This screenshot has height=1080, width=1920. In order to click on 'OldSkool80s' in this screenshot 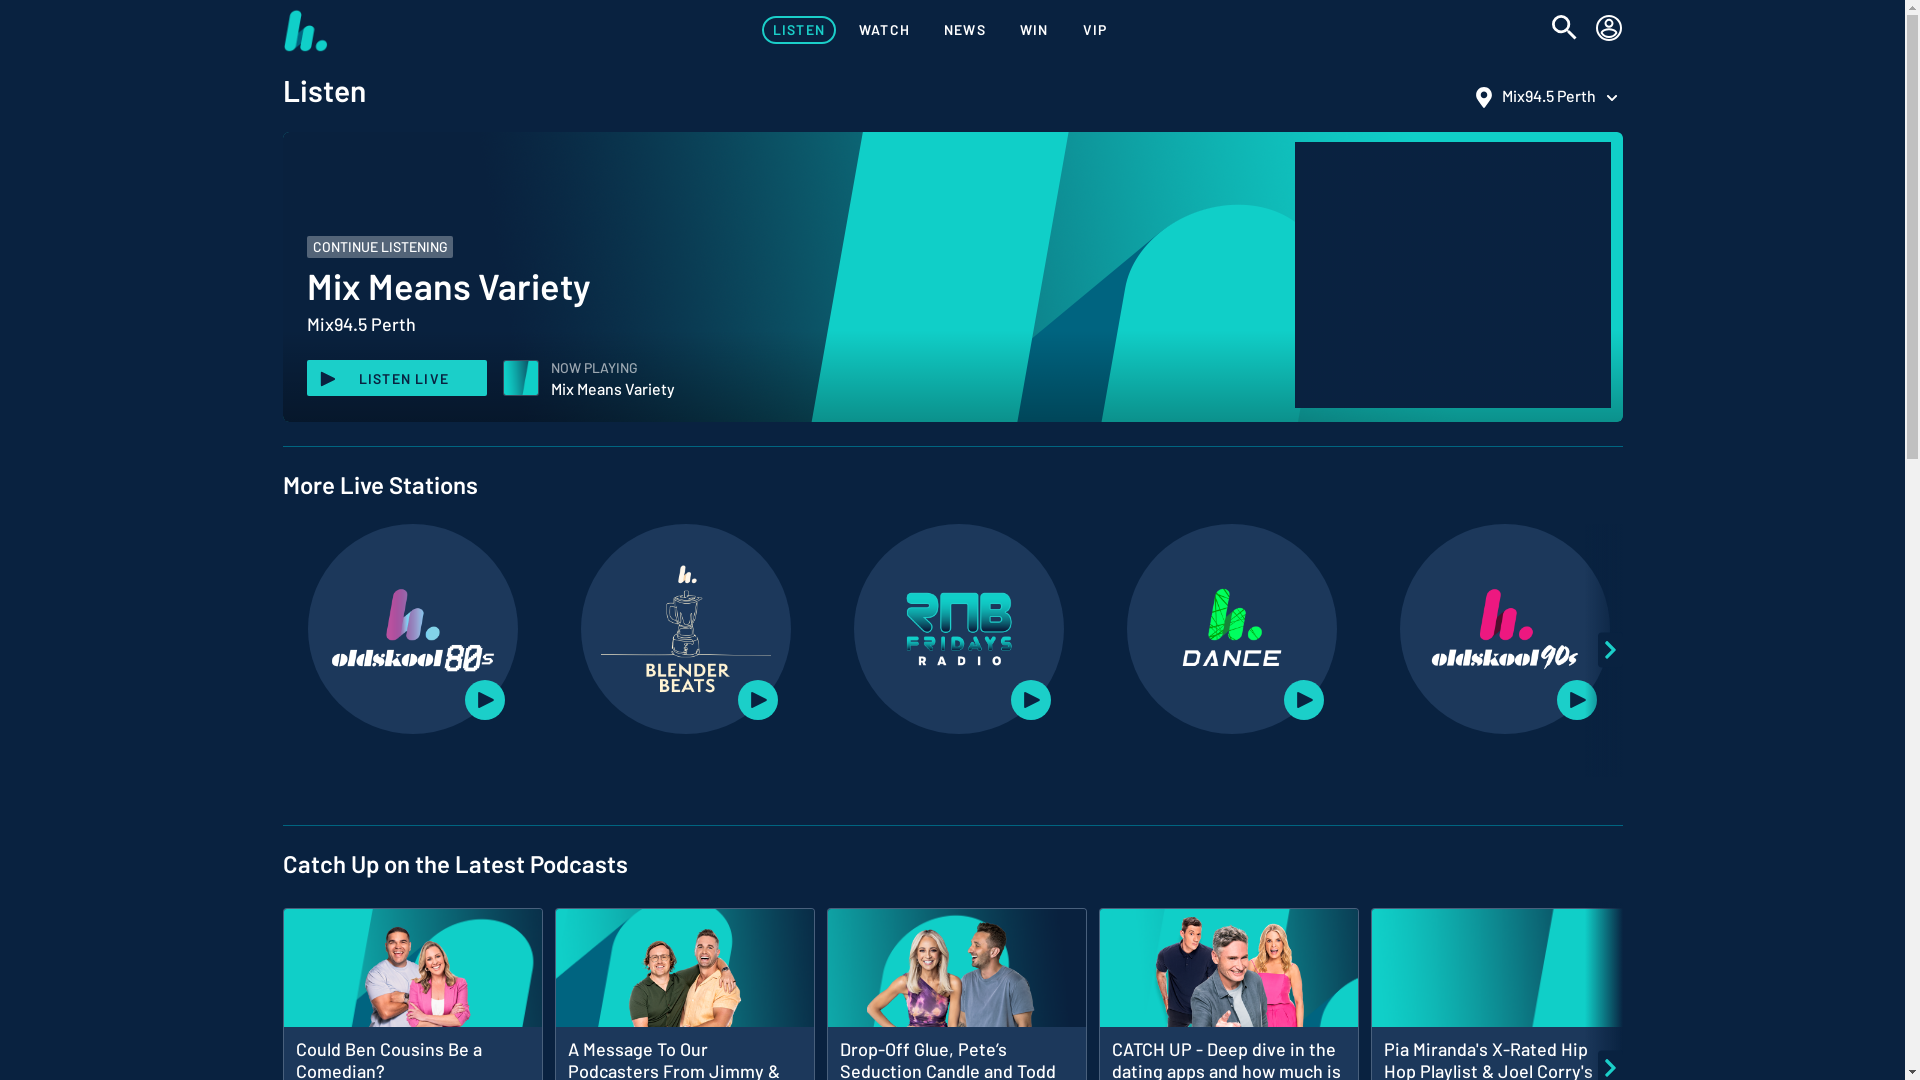, I will do `click(411, 627)`.